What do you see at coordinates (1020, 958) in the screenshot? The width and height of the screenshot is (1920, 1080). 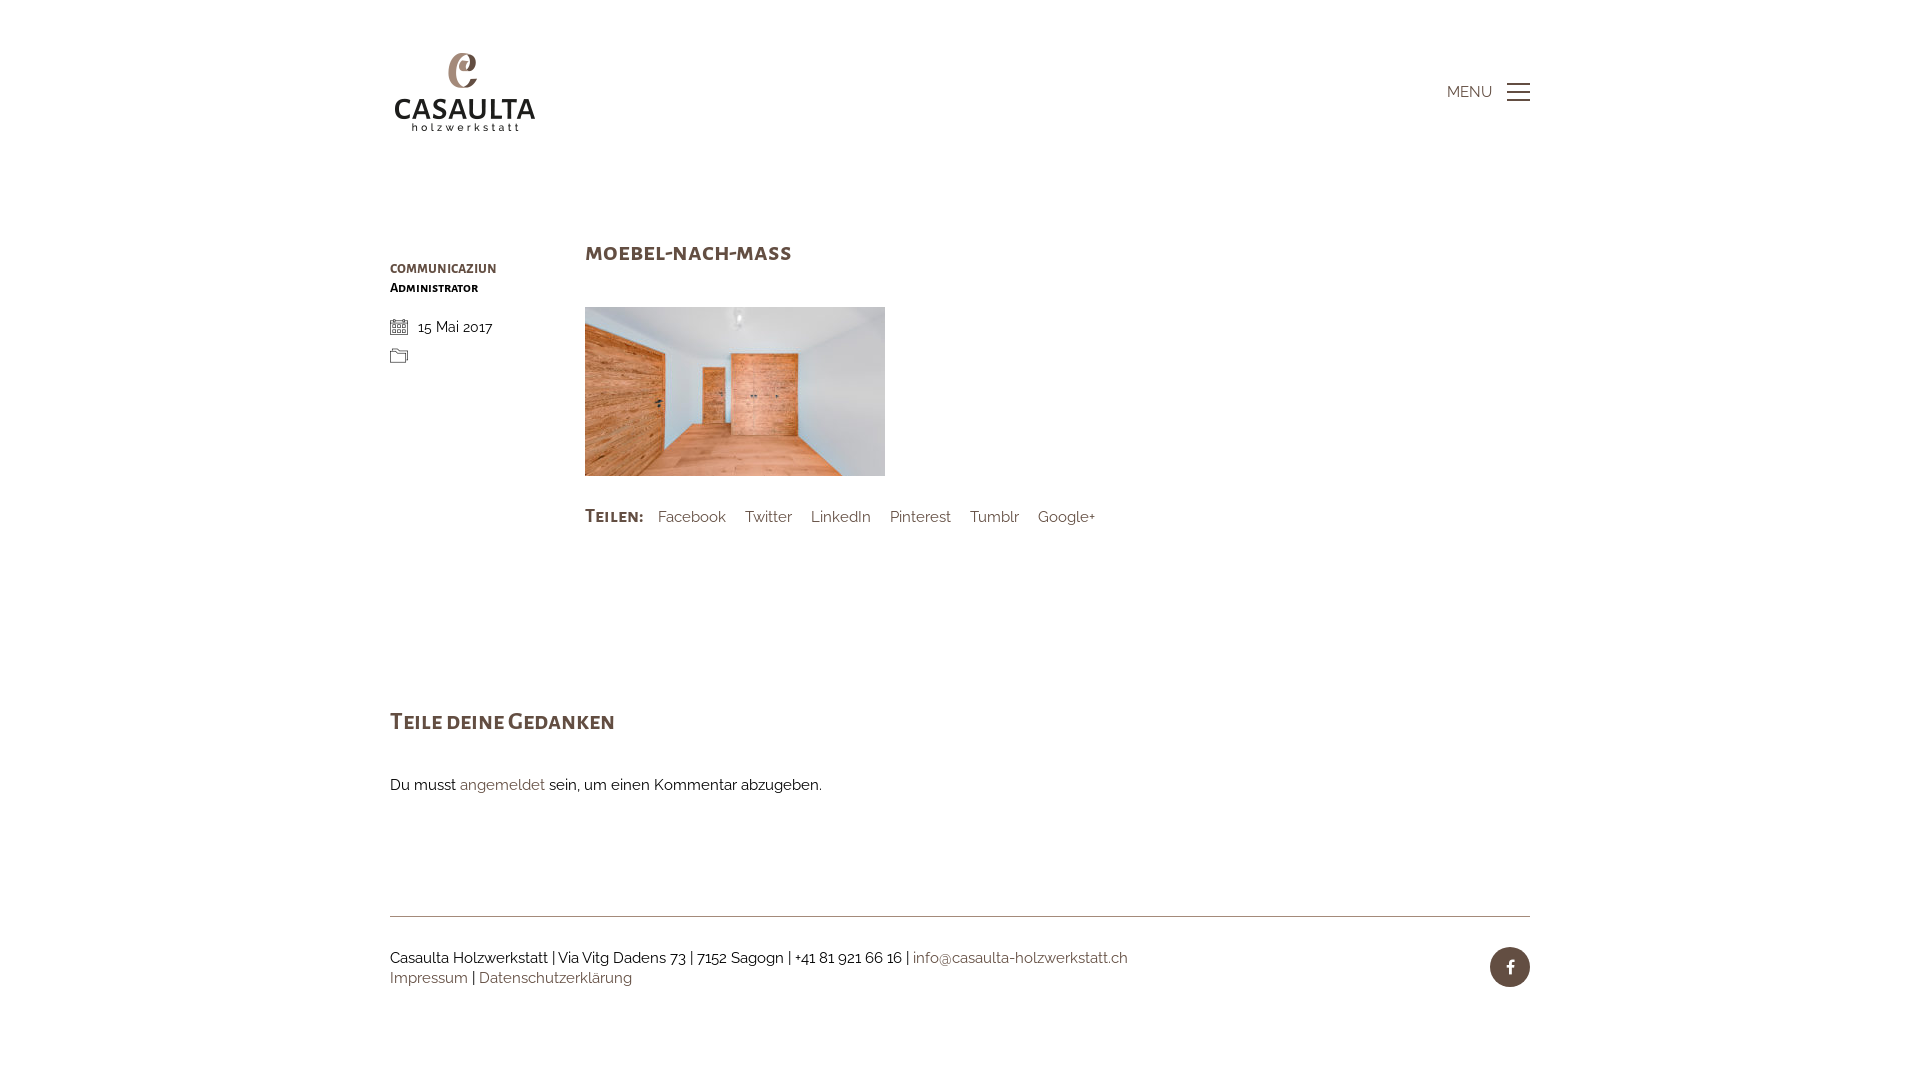 I see `'info@casaulta-holzwerkstatt.ch'` at bounding box center [1020, 958].